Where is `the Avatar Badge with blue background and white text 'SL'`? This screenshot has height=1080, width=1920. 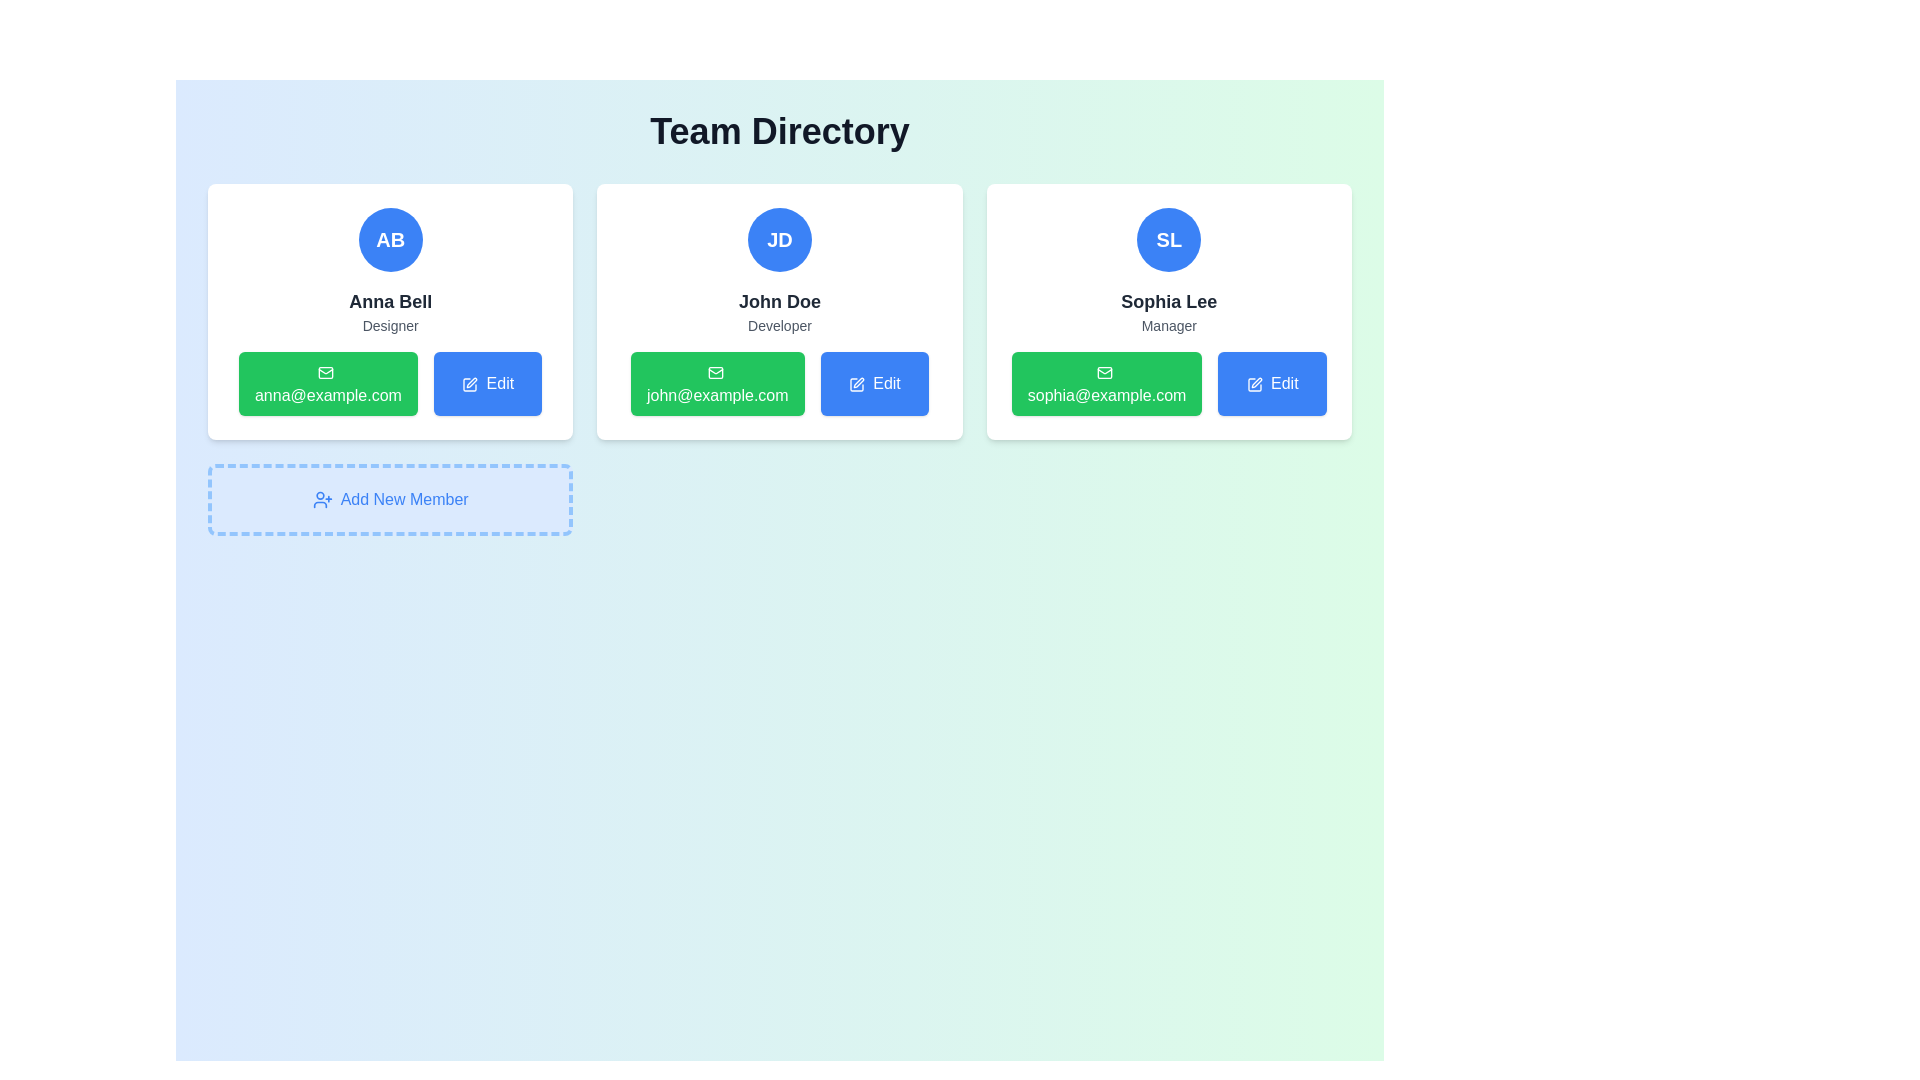
the Avatar Badge with blue background and white text 'SL' is located at coordinates (1169, 238).